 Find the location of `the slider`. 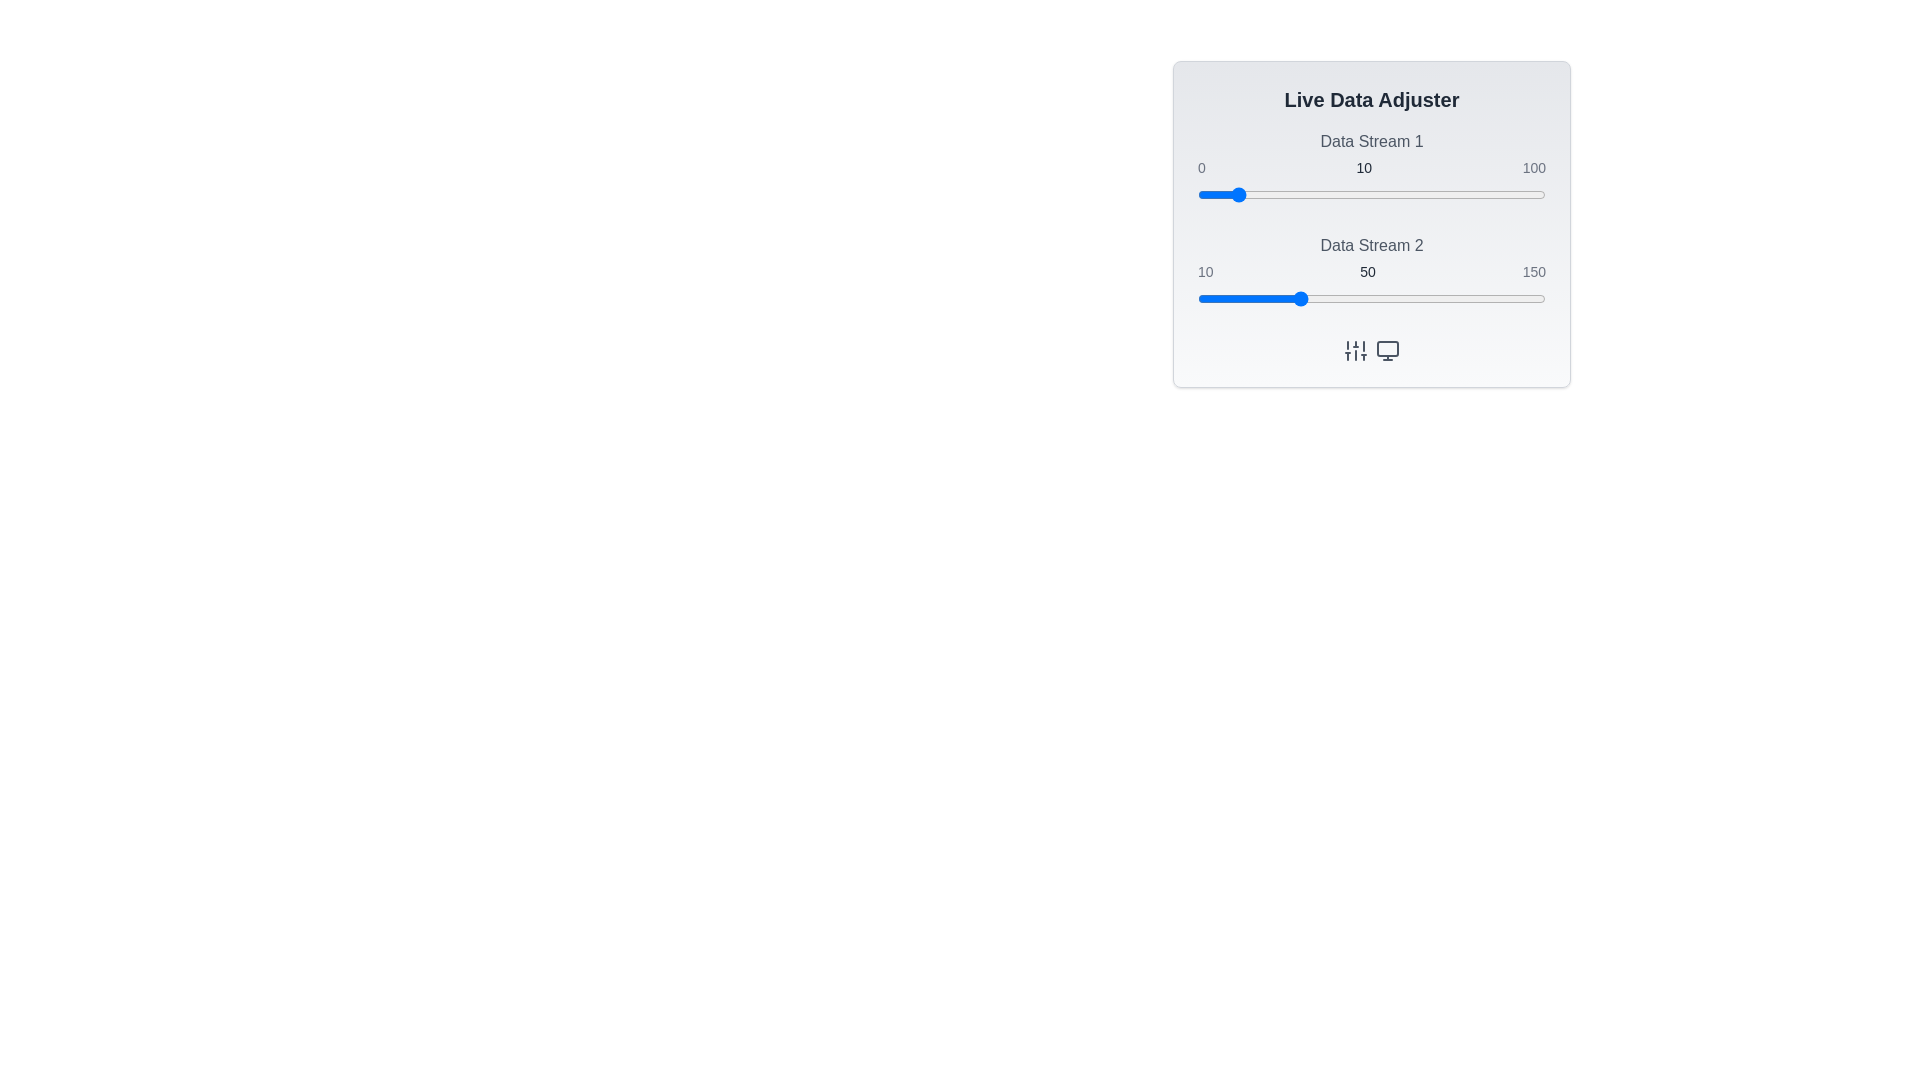

the slider is located at coordinates (1538, 195).